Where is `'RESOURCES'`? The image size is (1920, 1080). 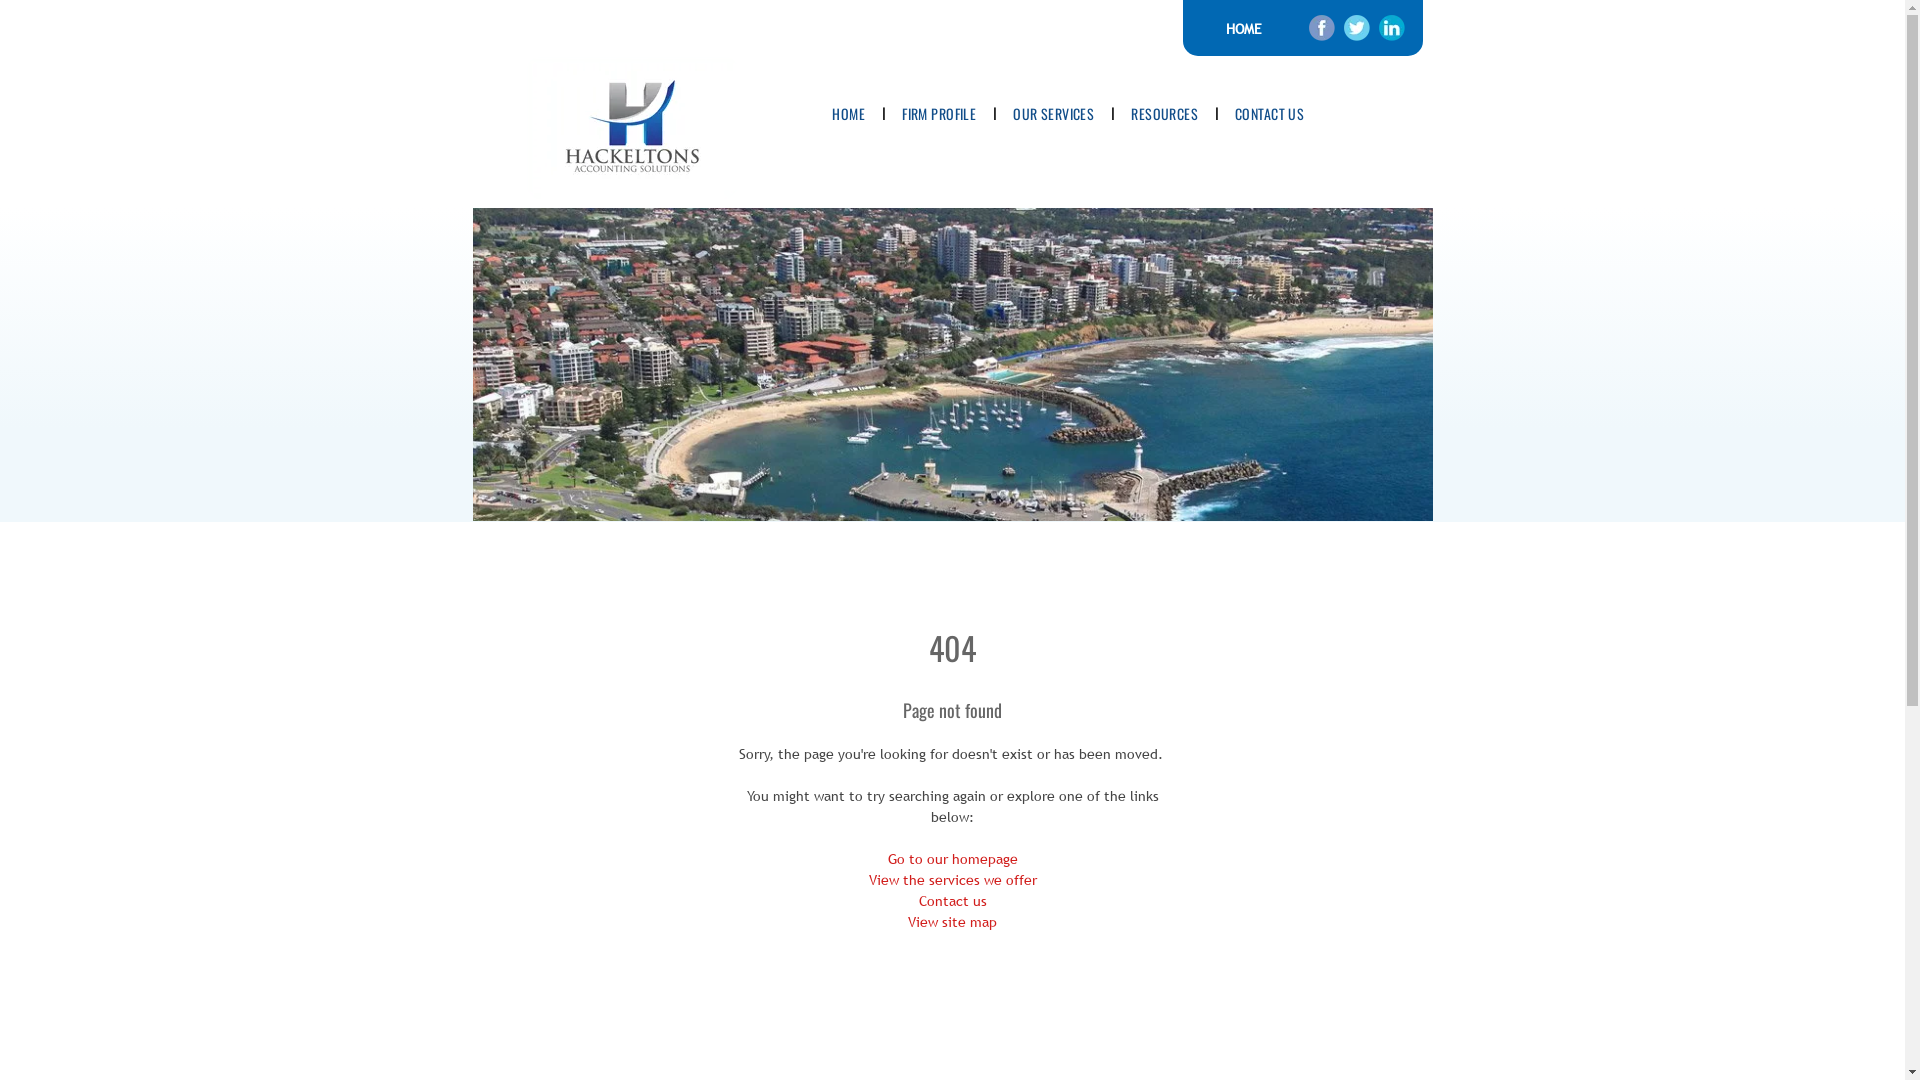
'RESOURCES' is located at coordinates (1164, 113).